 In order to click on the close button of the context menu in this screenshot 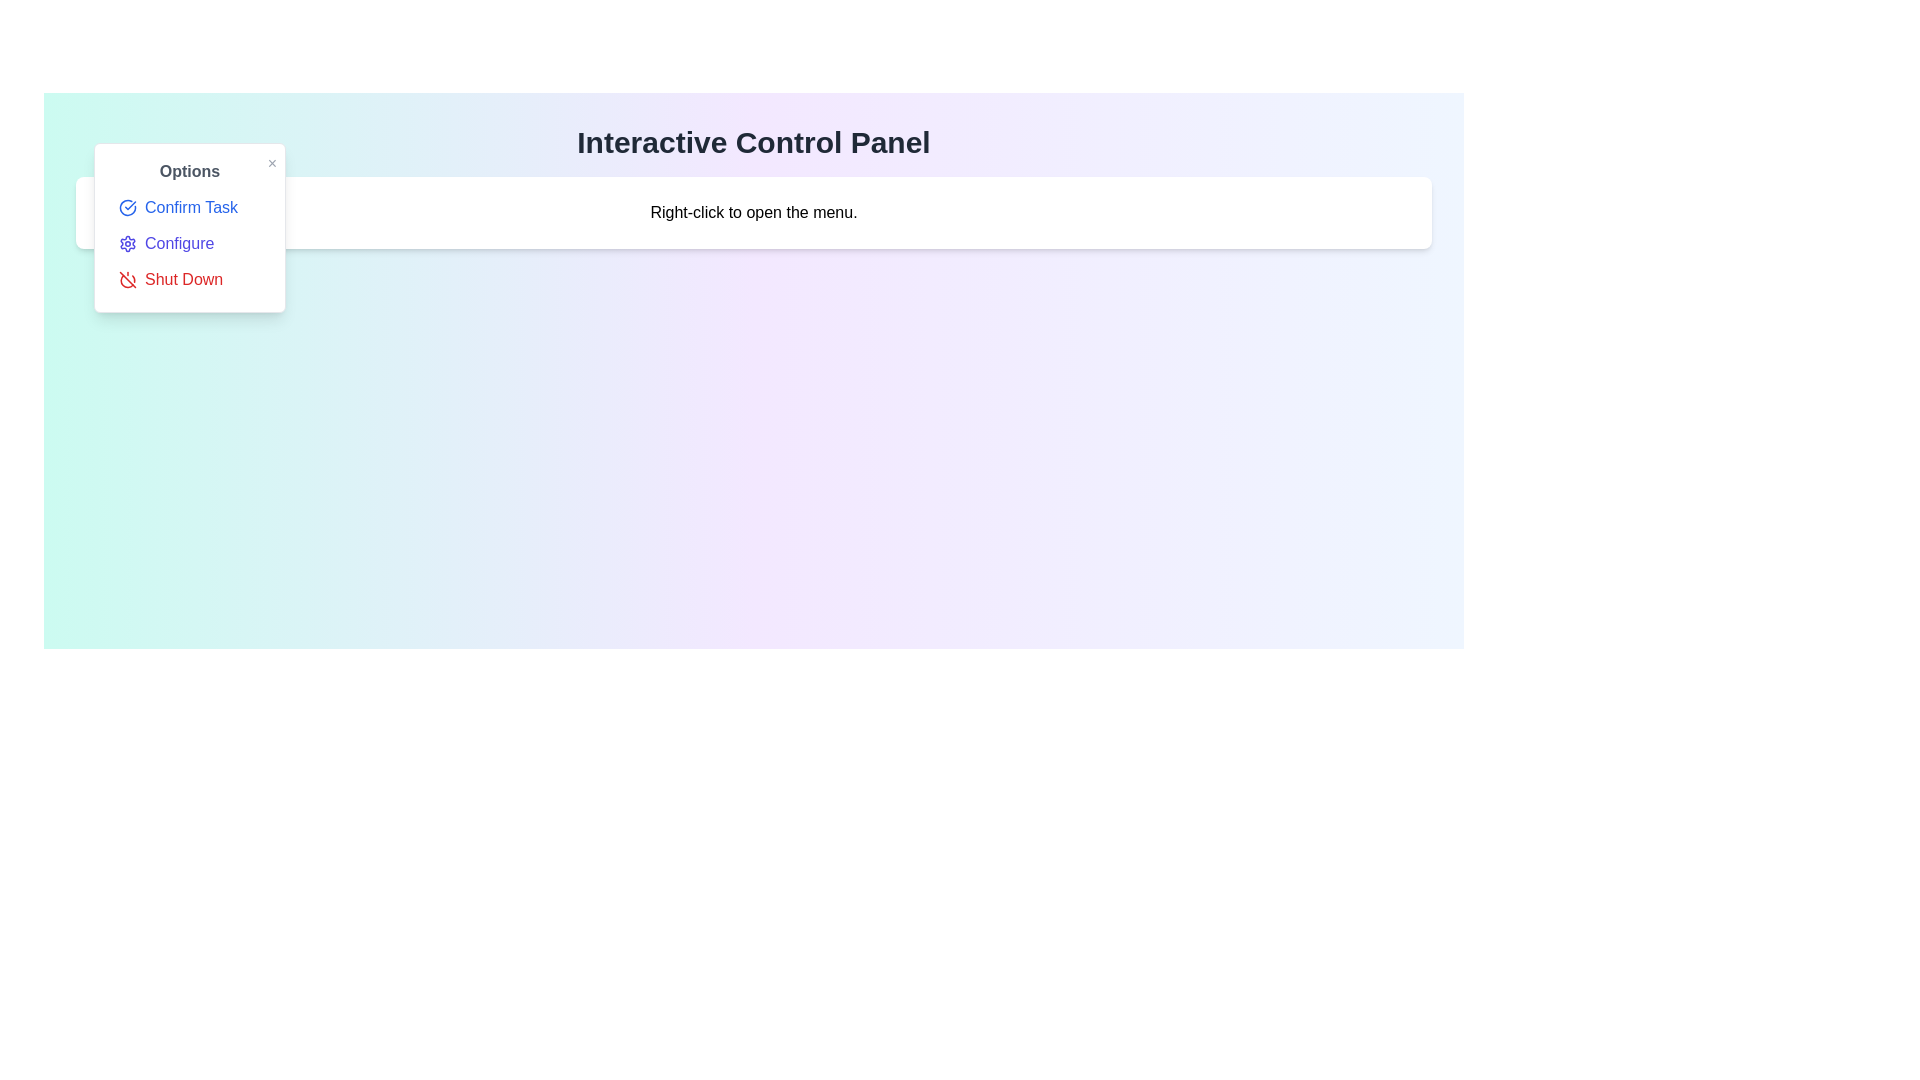, I will do `click(271, 163)`.